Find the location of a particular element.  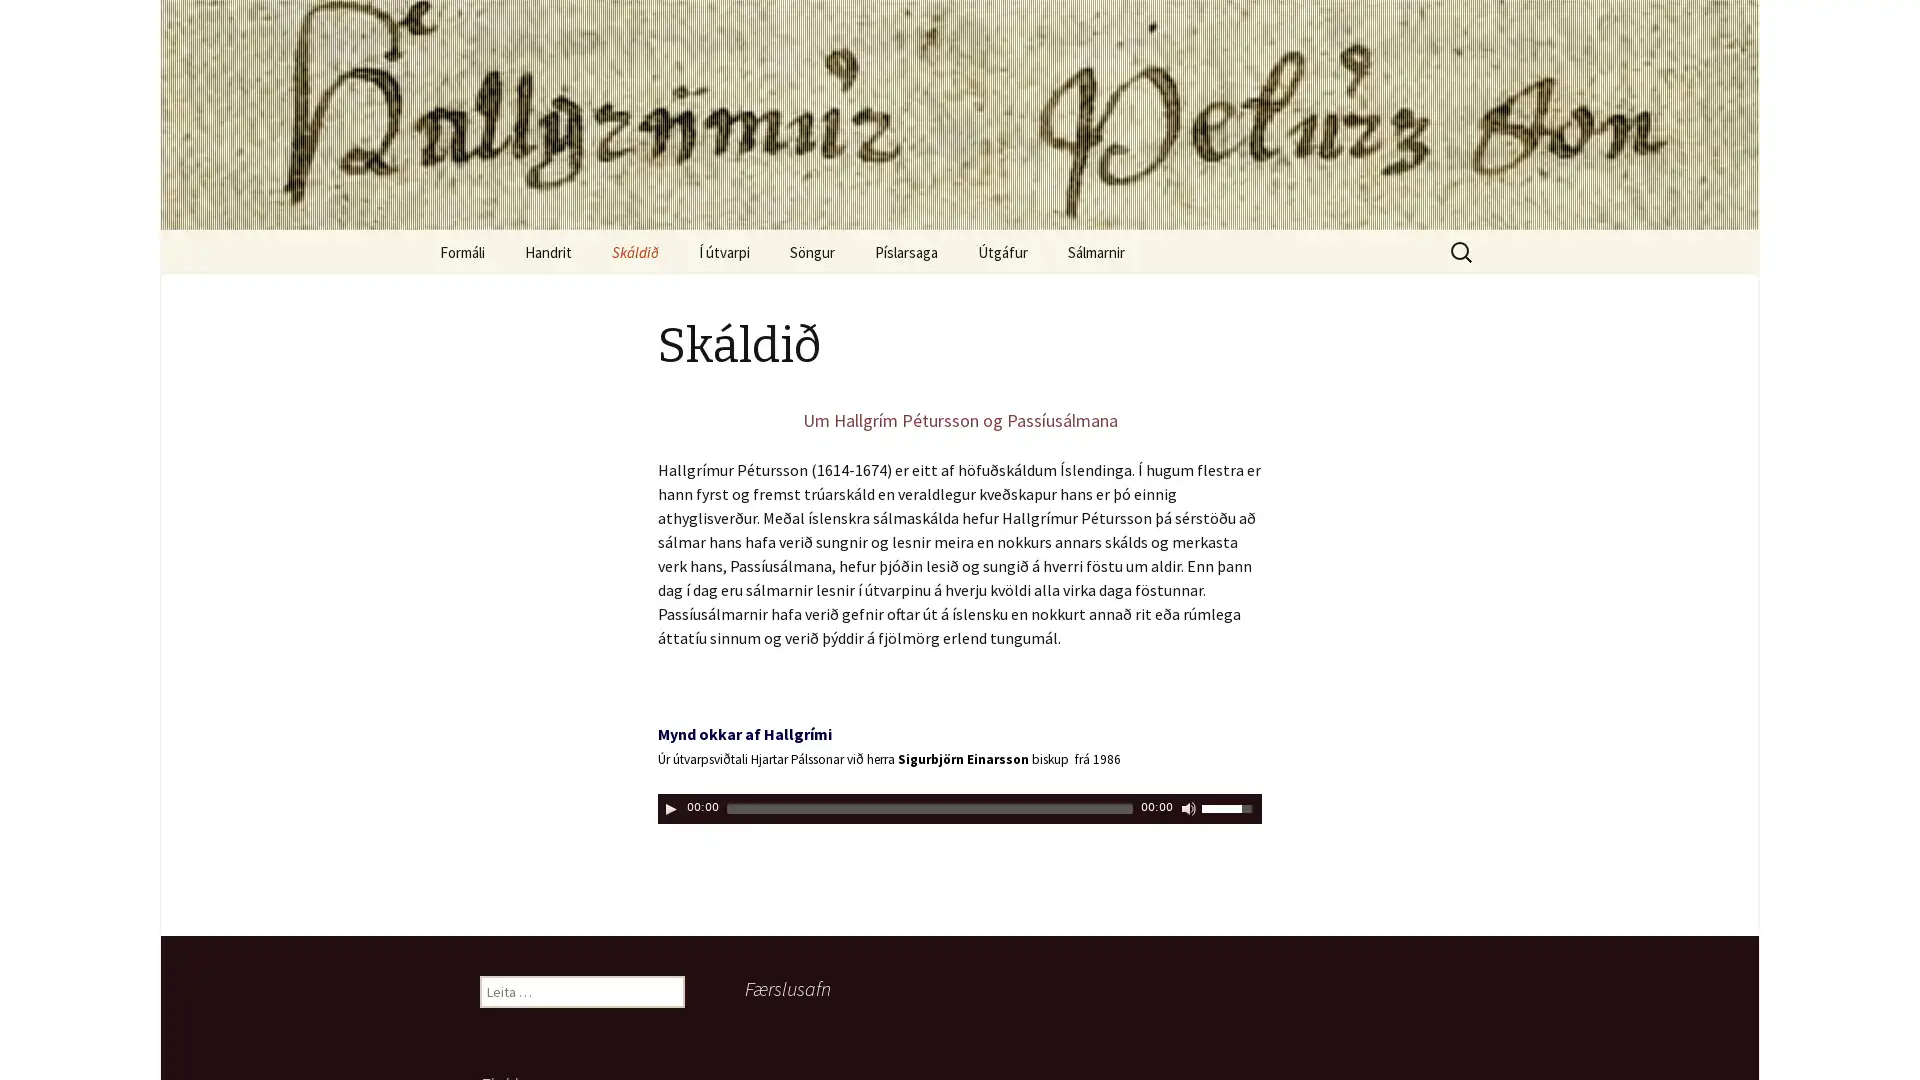

Kveikja/slokkva a hljoi is located at coordinates (1189, 808).